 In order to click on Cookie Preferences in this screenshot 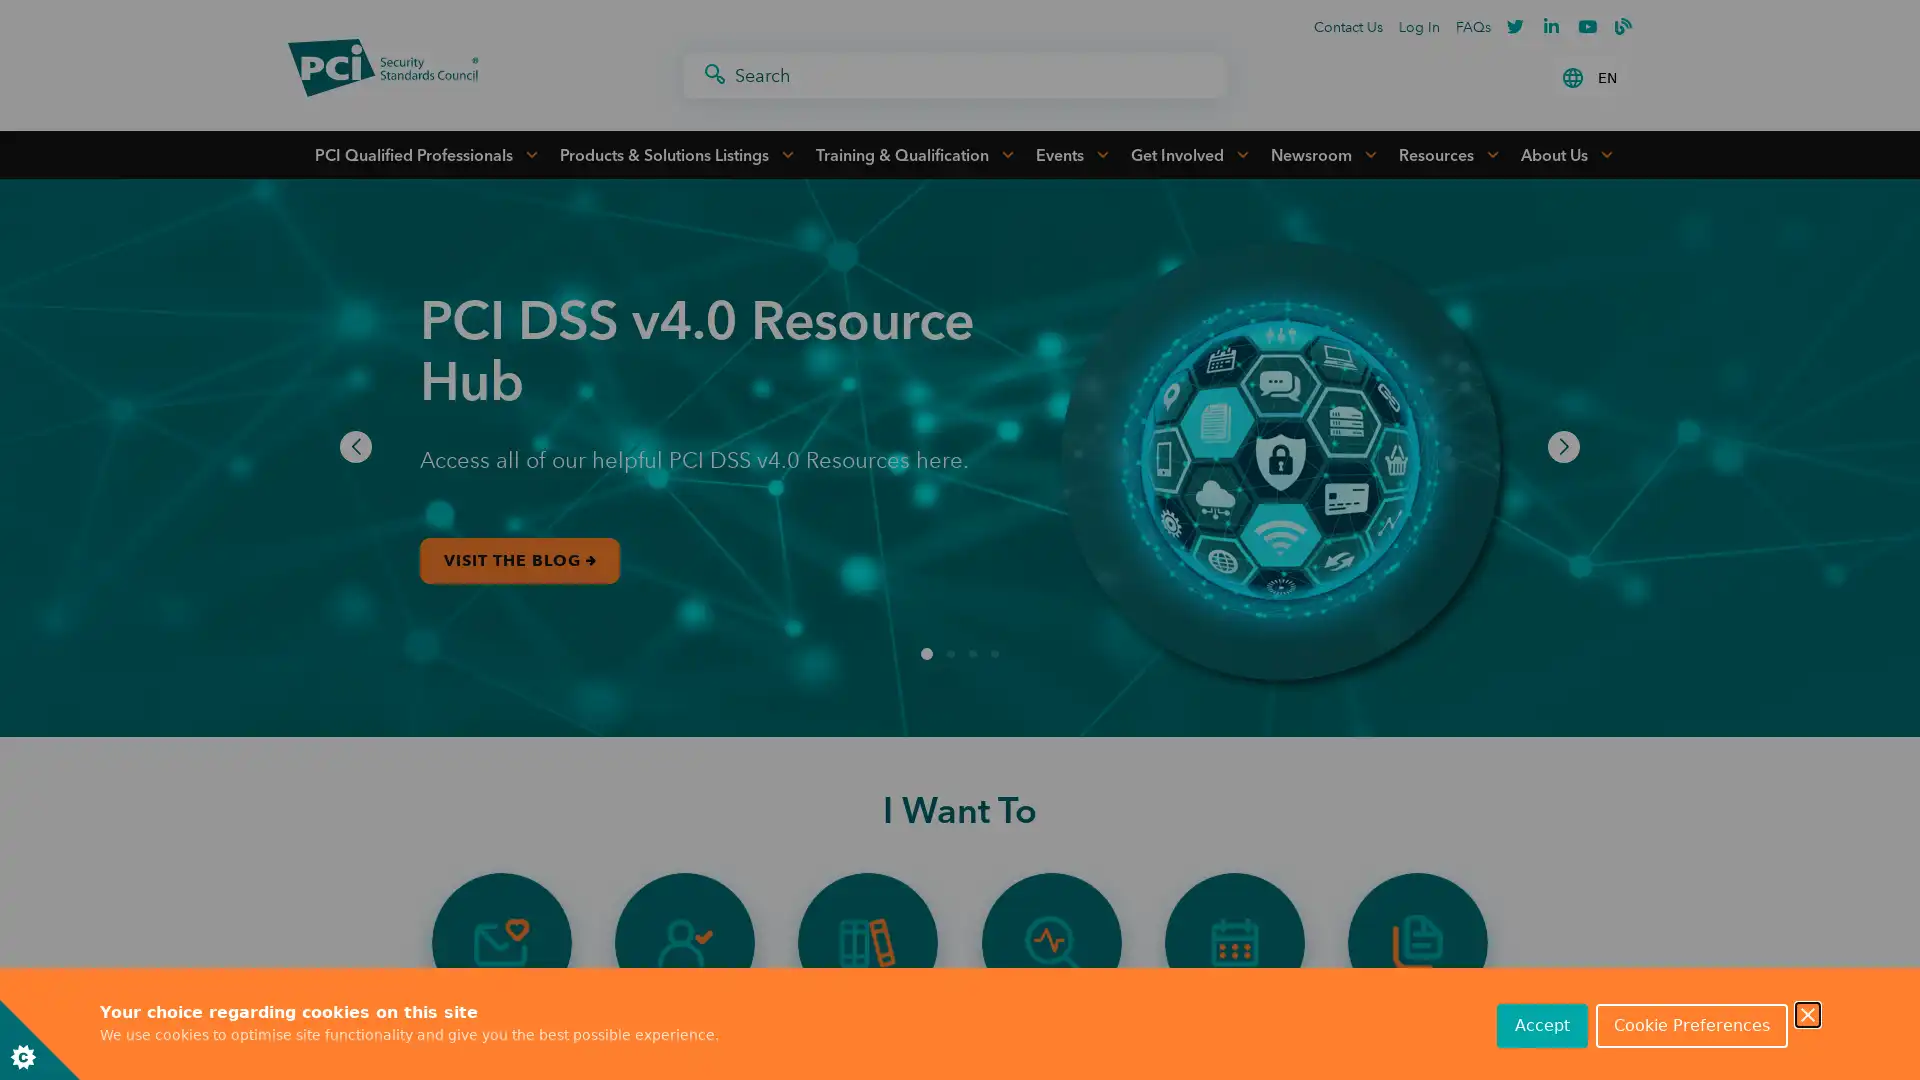, I will do `click(1691, 1026)`.